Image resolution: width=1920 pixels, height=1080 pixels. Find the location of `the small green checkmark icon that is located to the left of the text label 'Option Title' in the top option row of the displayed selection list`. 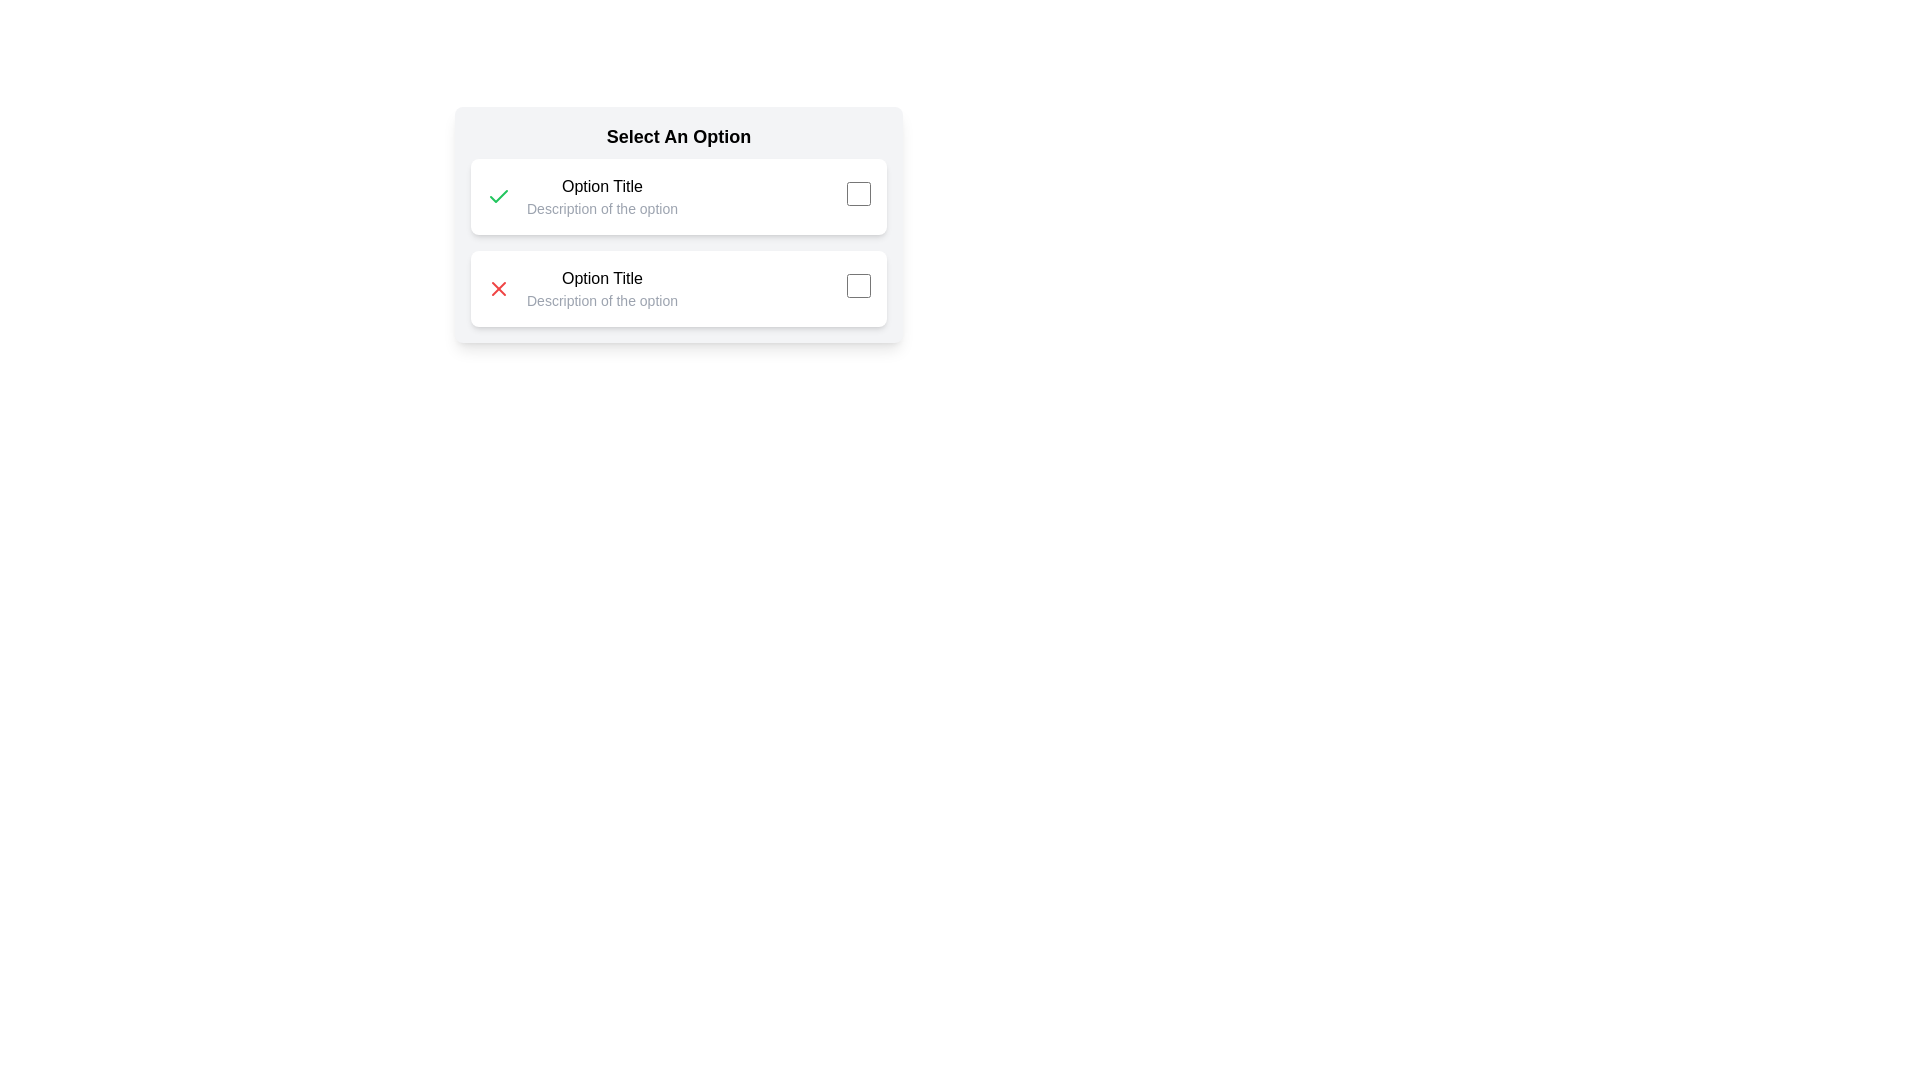

the small green checkmark icon that is located to the left of the text label 'Option Title' in the top option row of the displayed selection list is located at coordinates (499, 196).